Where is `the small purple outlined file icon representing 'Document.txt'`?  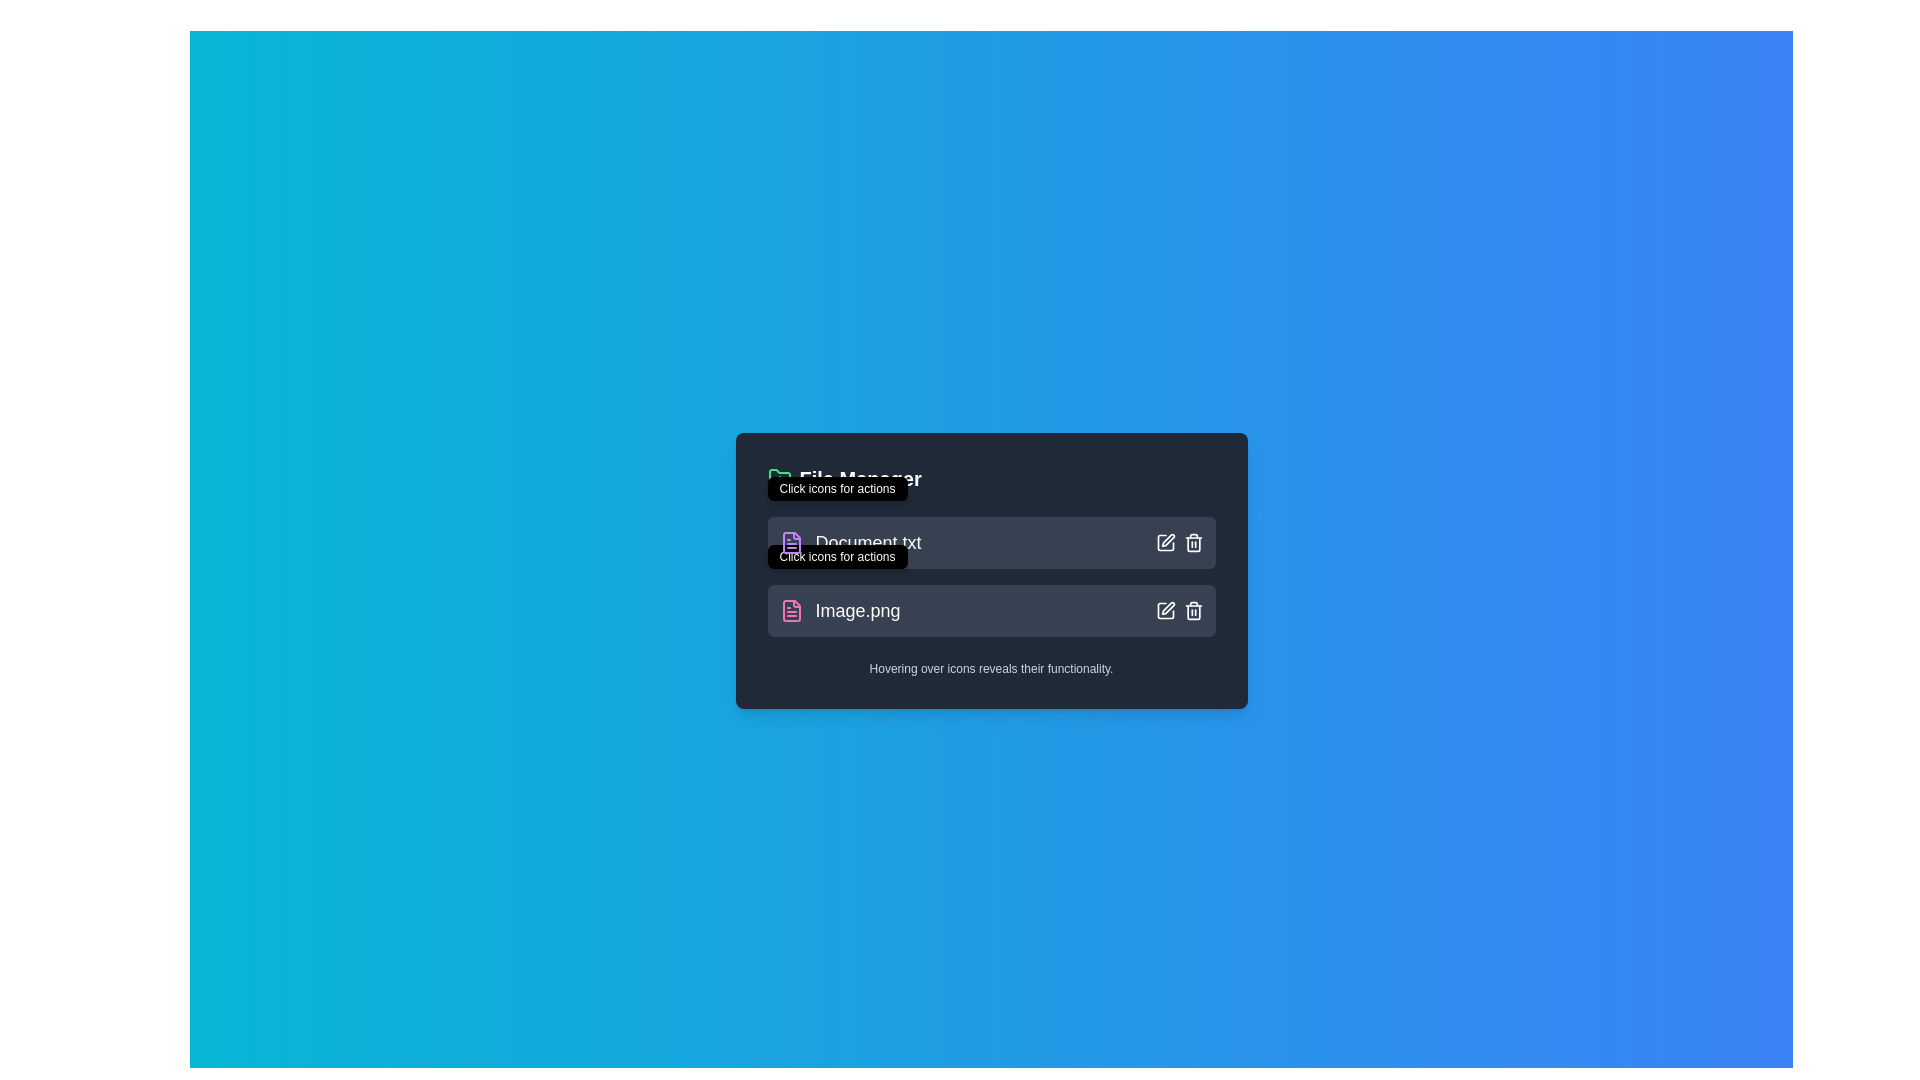 the small purple outlined file icon representing 'Document.txt' is located at coordinates (790, 543).